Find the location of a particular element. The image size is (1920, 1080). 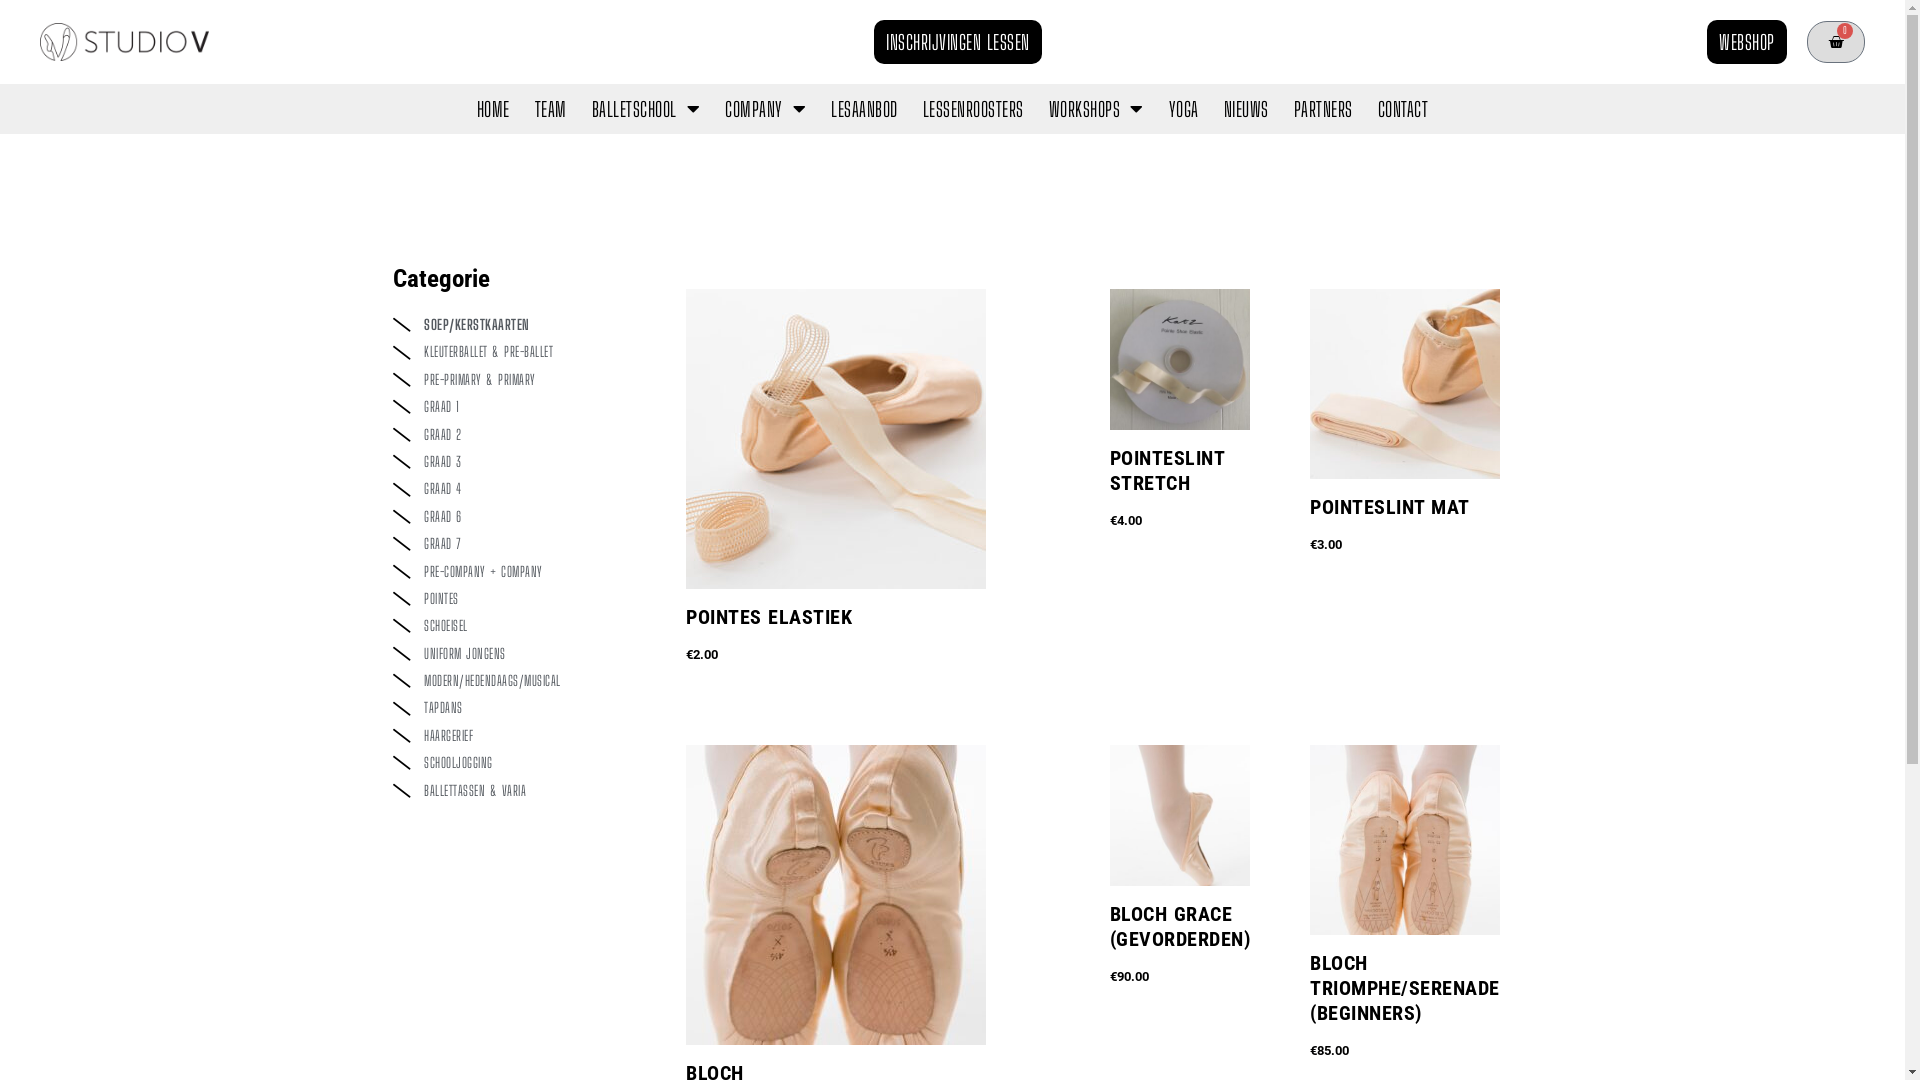

'NIEUWS' is located at coordinates (1245, 108).